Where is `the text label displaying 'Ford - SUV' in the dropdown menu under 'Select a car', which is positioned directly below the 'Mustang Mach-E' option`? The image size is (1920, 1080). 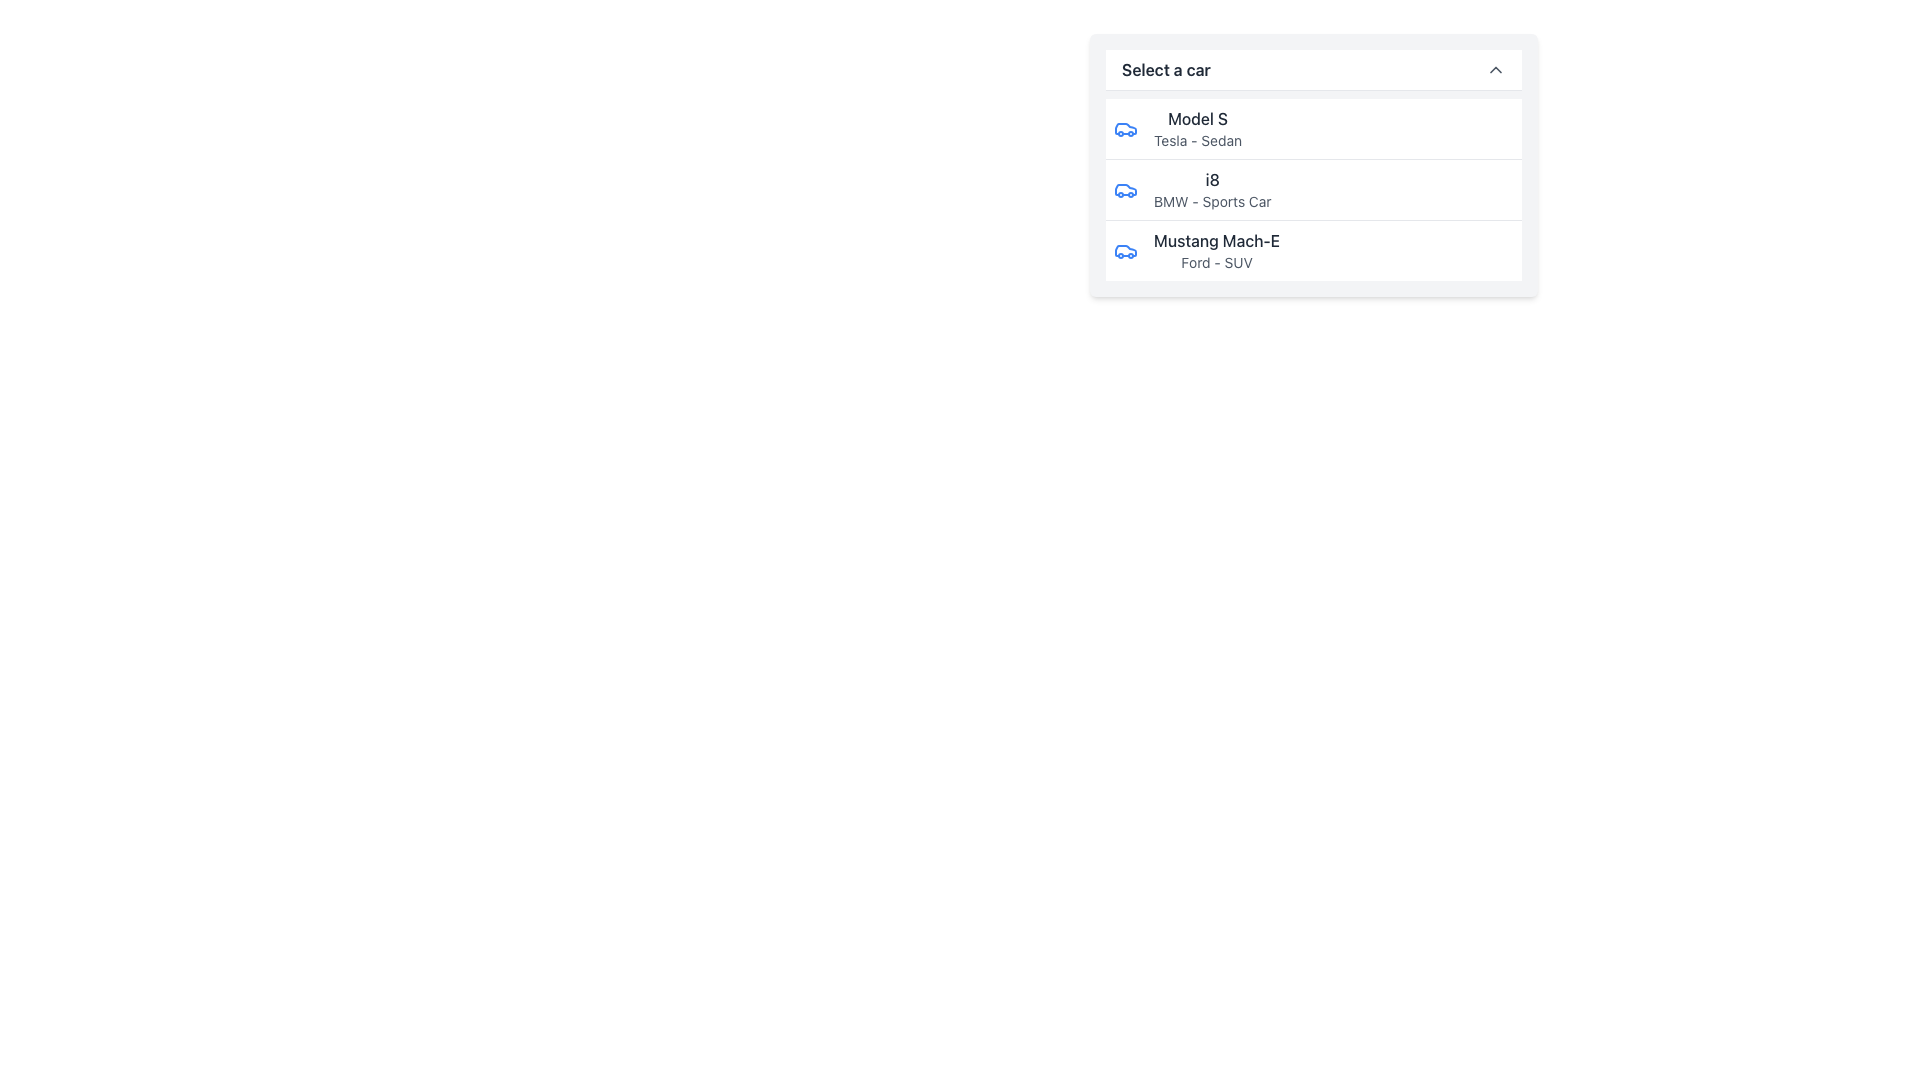 the text label displaying 'Ford - SUV' in the dropdown menu under 'Select a car', which is positioned directly below the 'Mustang Mach-E' option is located at coordinates (1216, 261).